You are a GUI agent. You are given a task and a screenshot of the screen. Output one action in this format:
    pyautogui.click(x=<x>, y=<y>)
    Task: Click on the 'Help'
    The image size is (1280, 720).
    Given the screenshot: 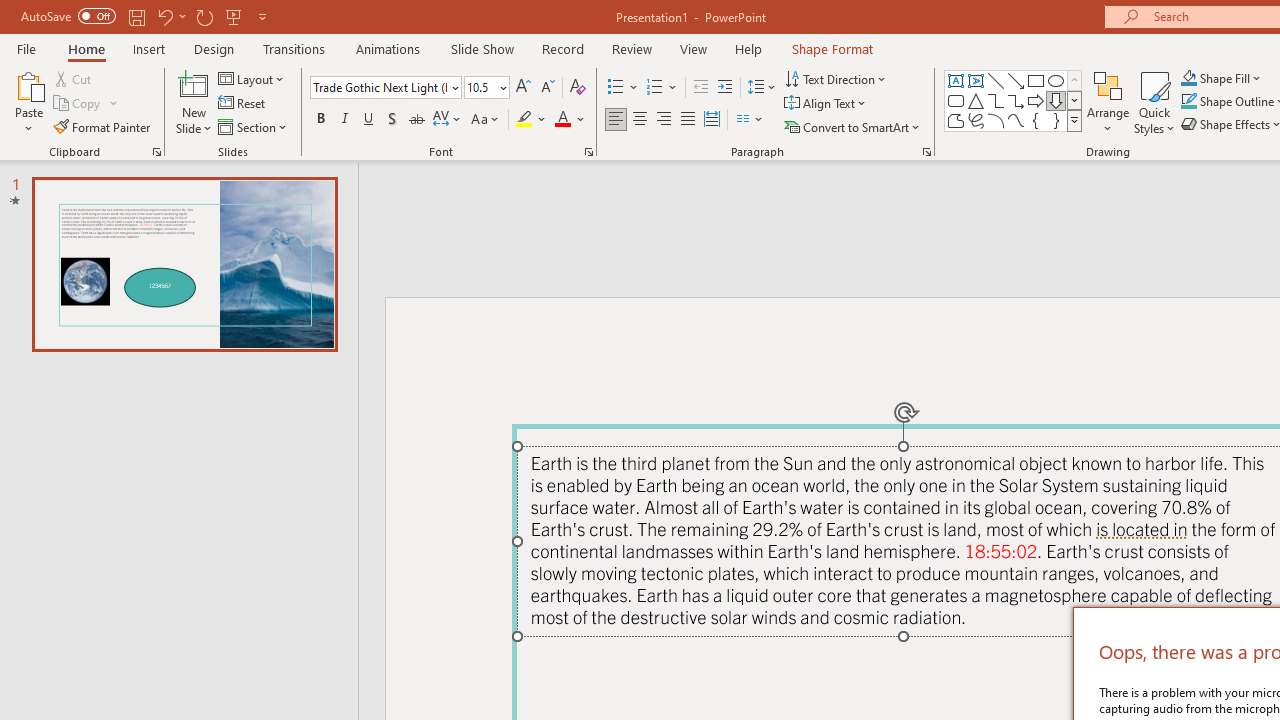 What is the action you would take?
    pyautogui.click(x=747, y=48)
    